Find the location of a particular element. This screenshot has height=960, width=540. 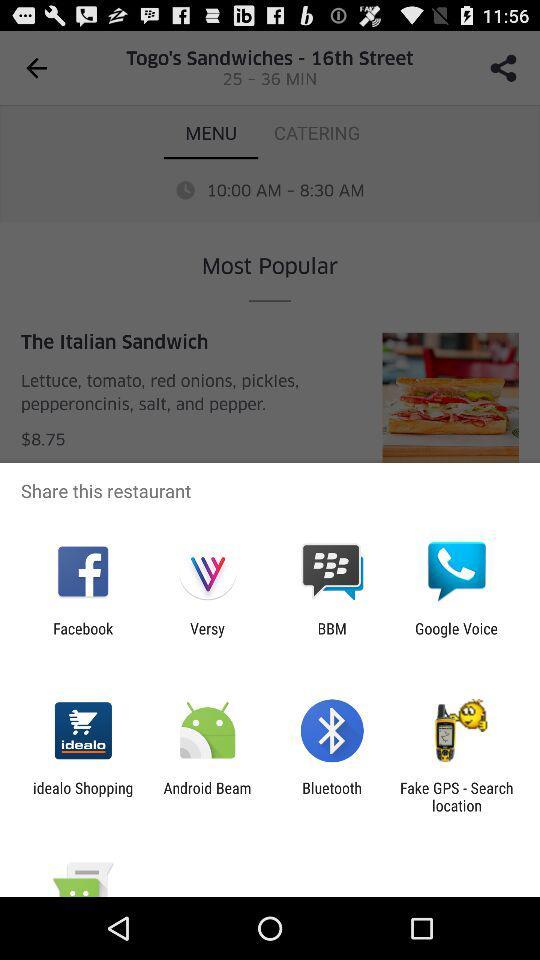

item to the right of android beam item is located at coordinates (332, 796).